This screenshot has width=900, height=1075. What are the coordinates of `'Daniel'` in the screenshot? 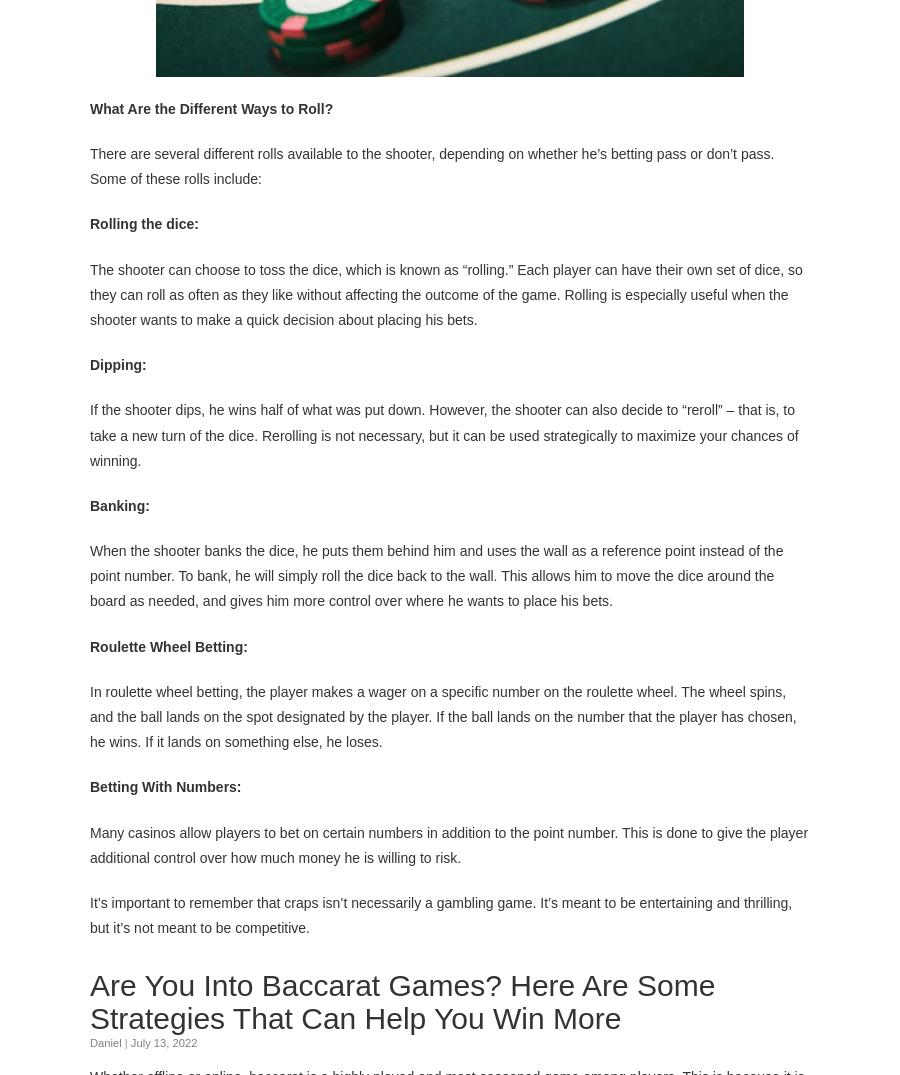 It's located at (104, 1041).